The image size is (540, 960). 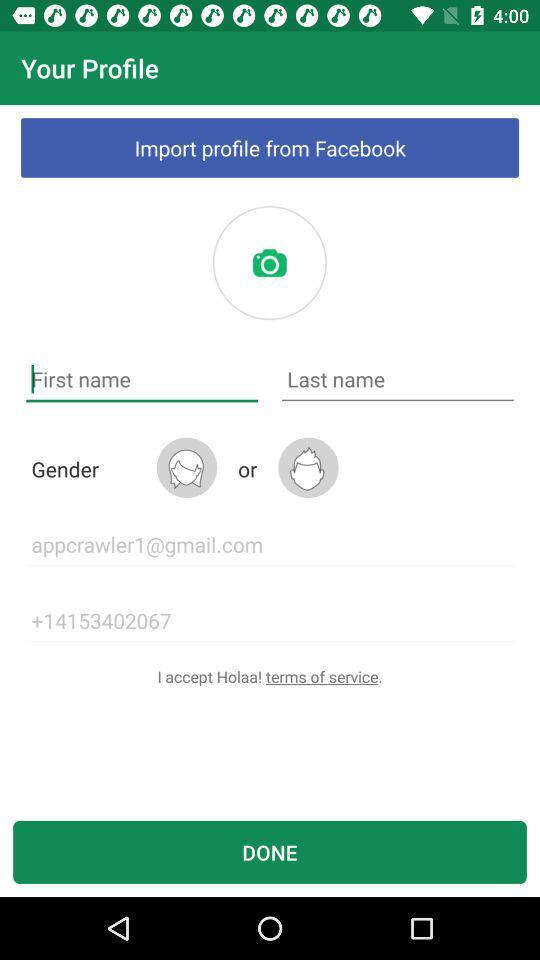 I want to click on the icon below the or item, so click(x=270, y=545).